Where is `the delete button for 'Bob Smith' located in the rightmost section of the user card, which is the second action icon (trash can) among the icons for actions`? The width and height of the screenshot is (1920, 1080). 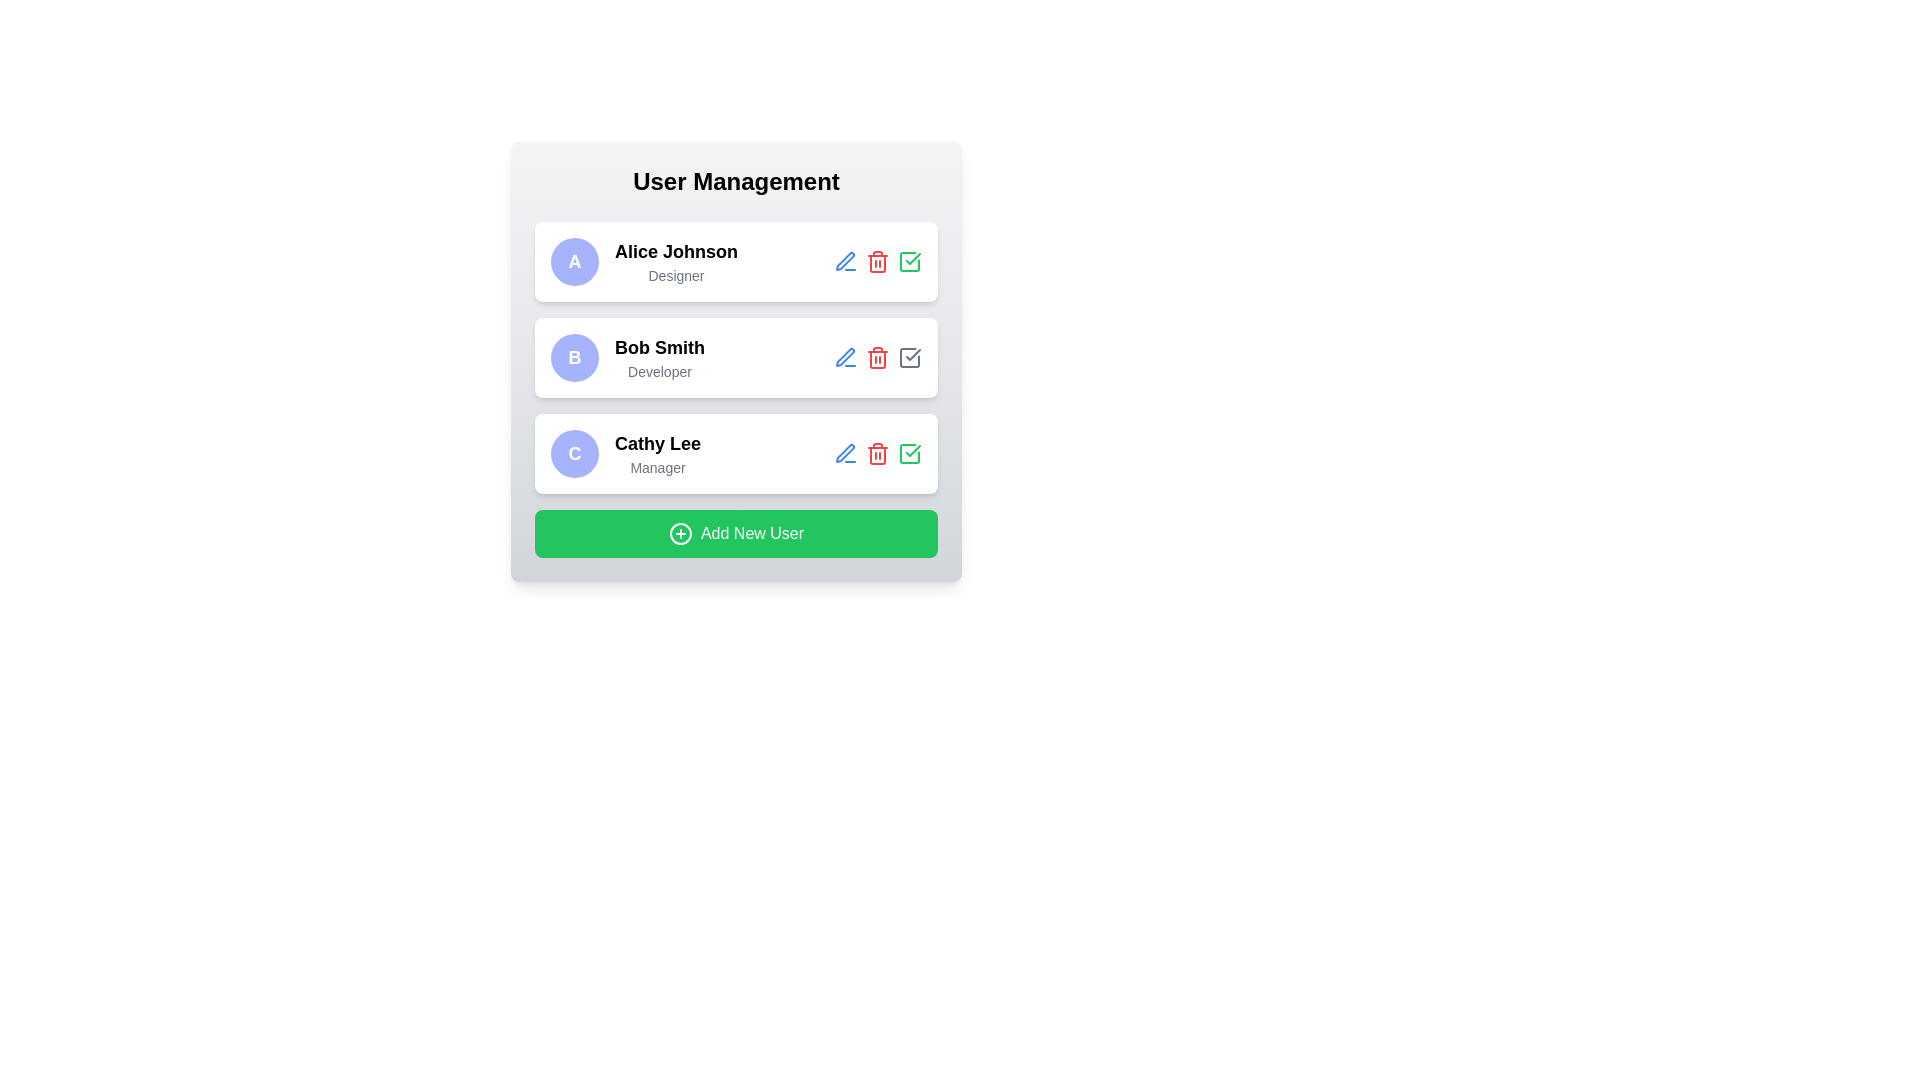 the delete button for 'Bob Smith' located in the rightmost section of the user card, which is the second action icon (trash can) among the icons for actions is located at coordinates (878, 357).